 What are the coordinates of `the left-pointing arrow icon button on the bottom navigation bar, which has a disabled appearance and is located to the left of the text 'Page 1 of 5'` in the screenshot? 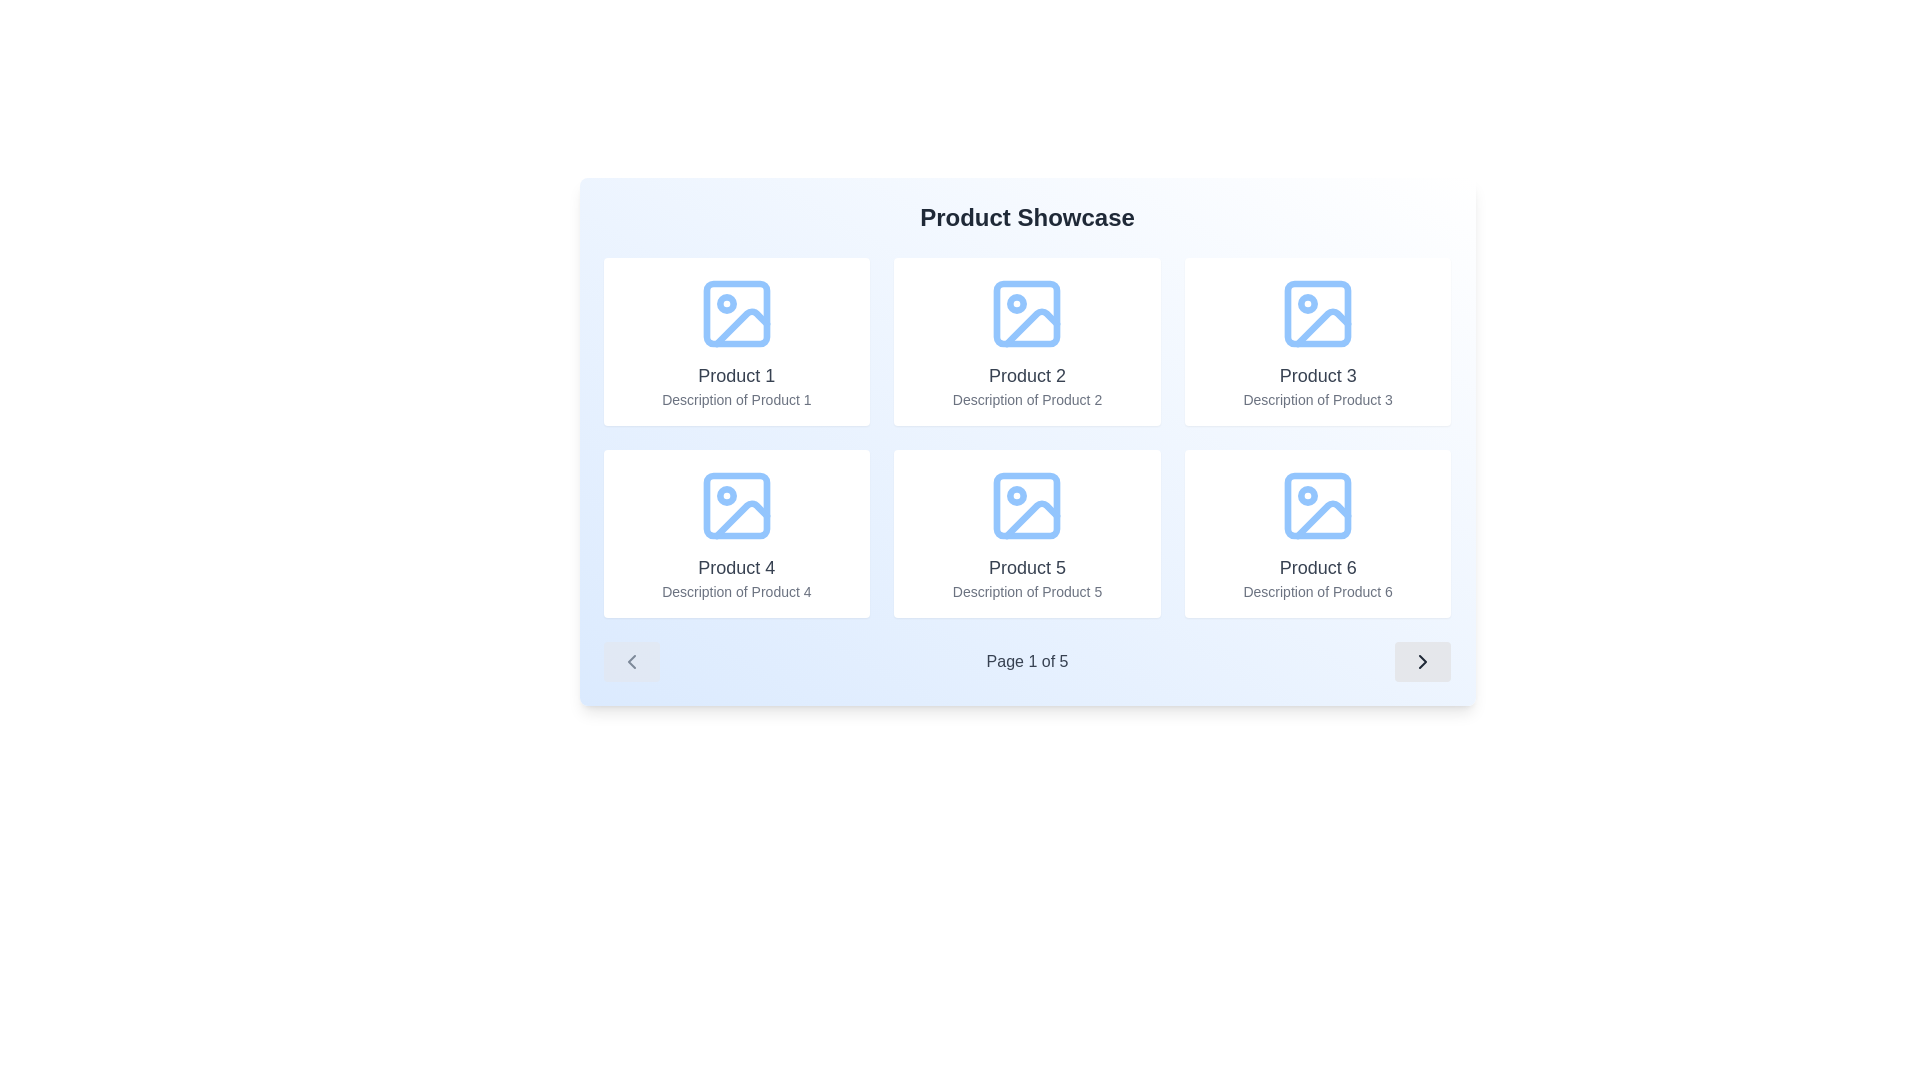 It's located at (630, 662).